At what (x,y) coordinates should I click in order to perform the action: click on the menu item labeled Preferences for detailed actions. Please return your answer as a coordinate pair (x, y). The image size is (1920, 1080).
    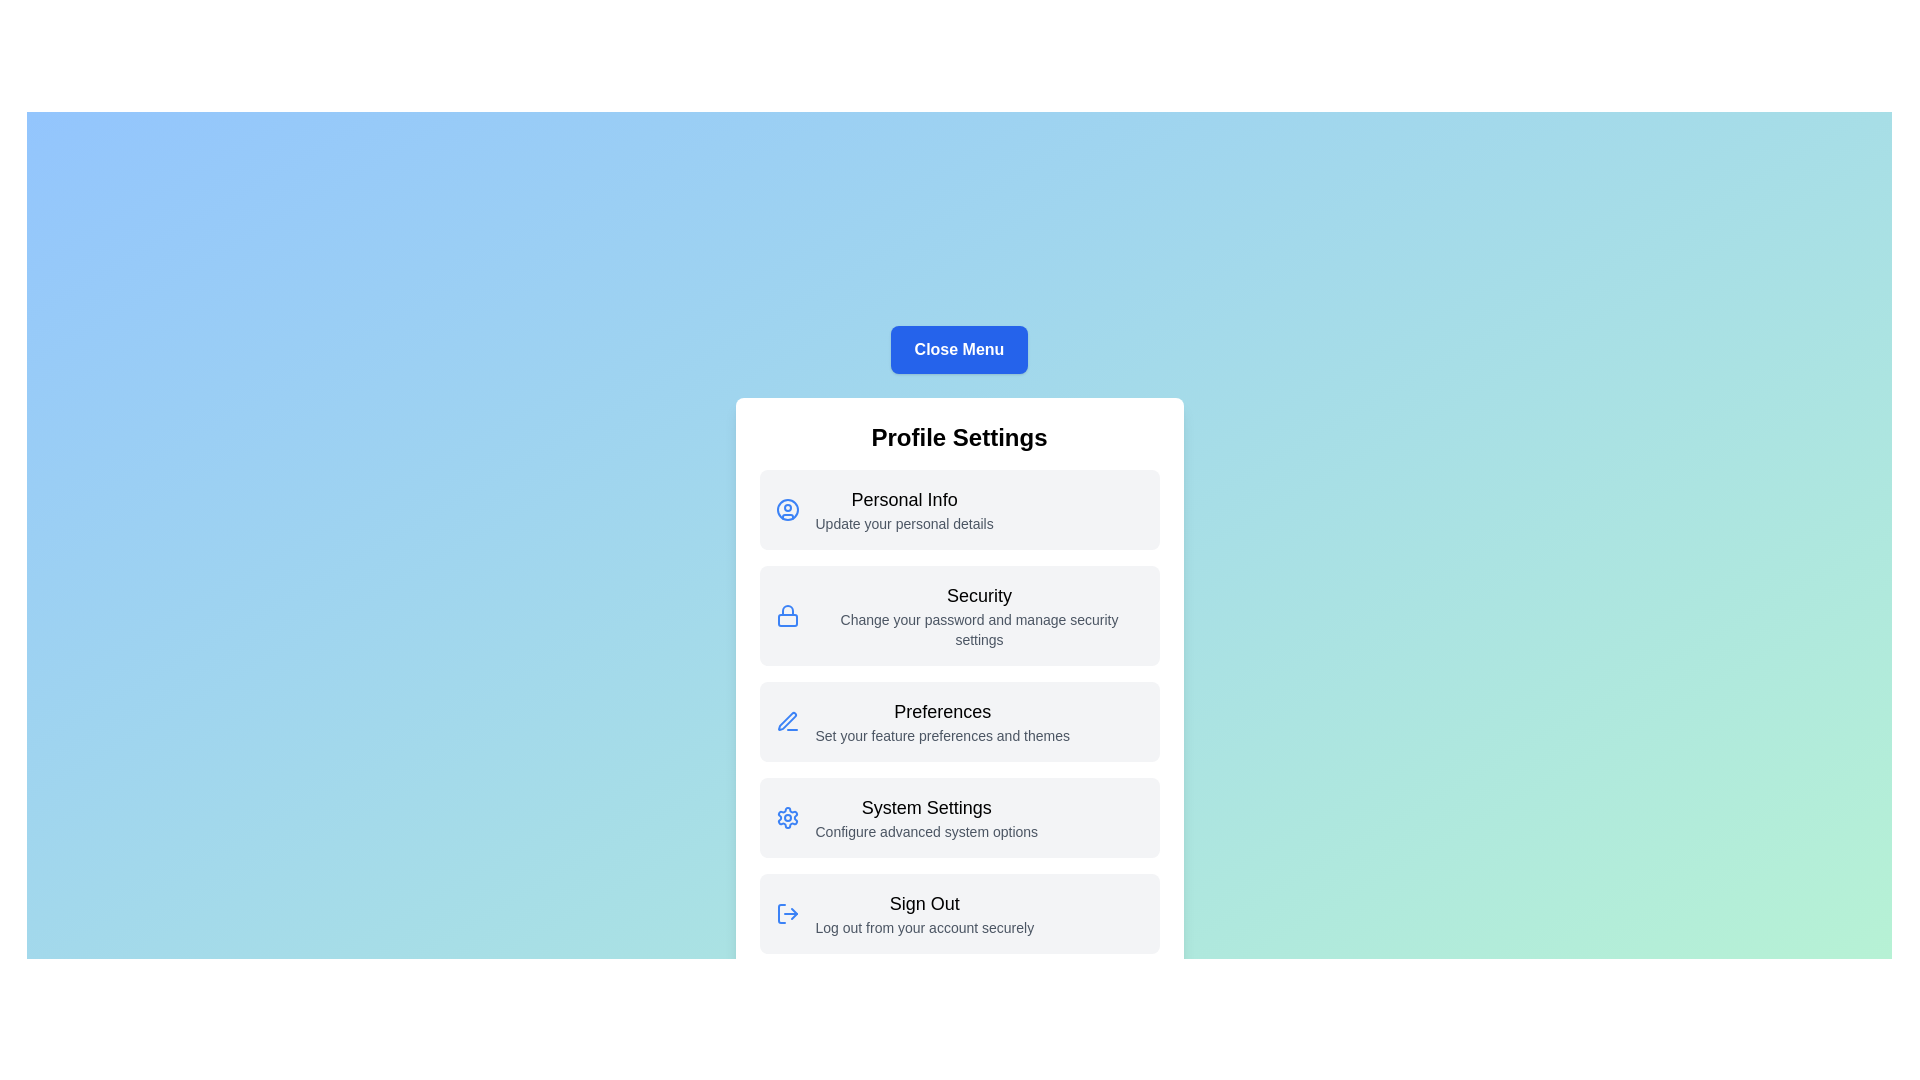
    Looking at the image, I should click on (958, 721).